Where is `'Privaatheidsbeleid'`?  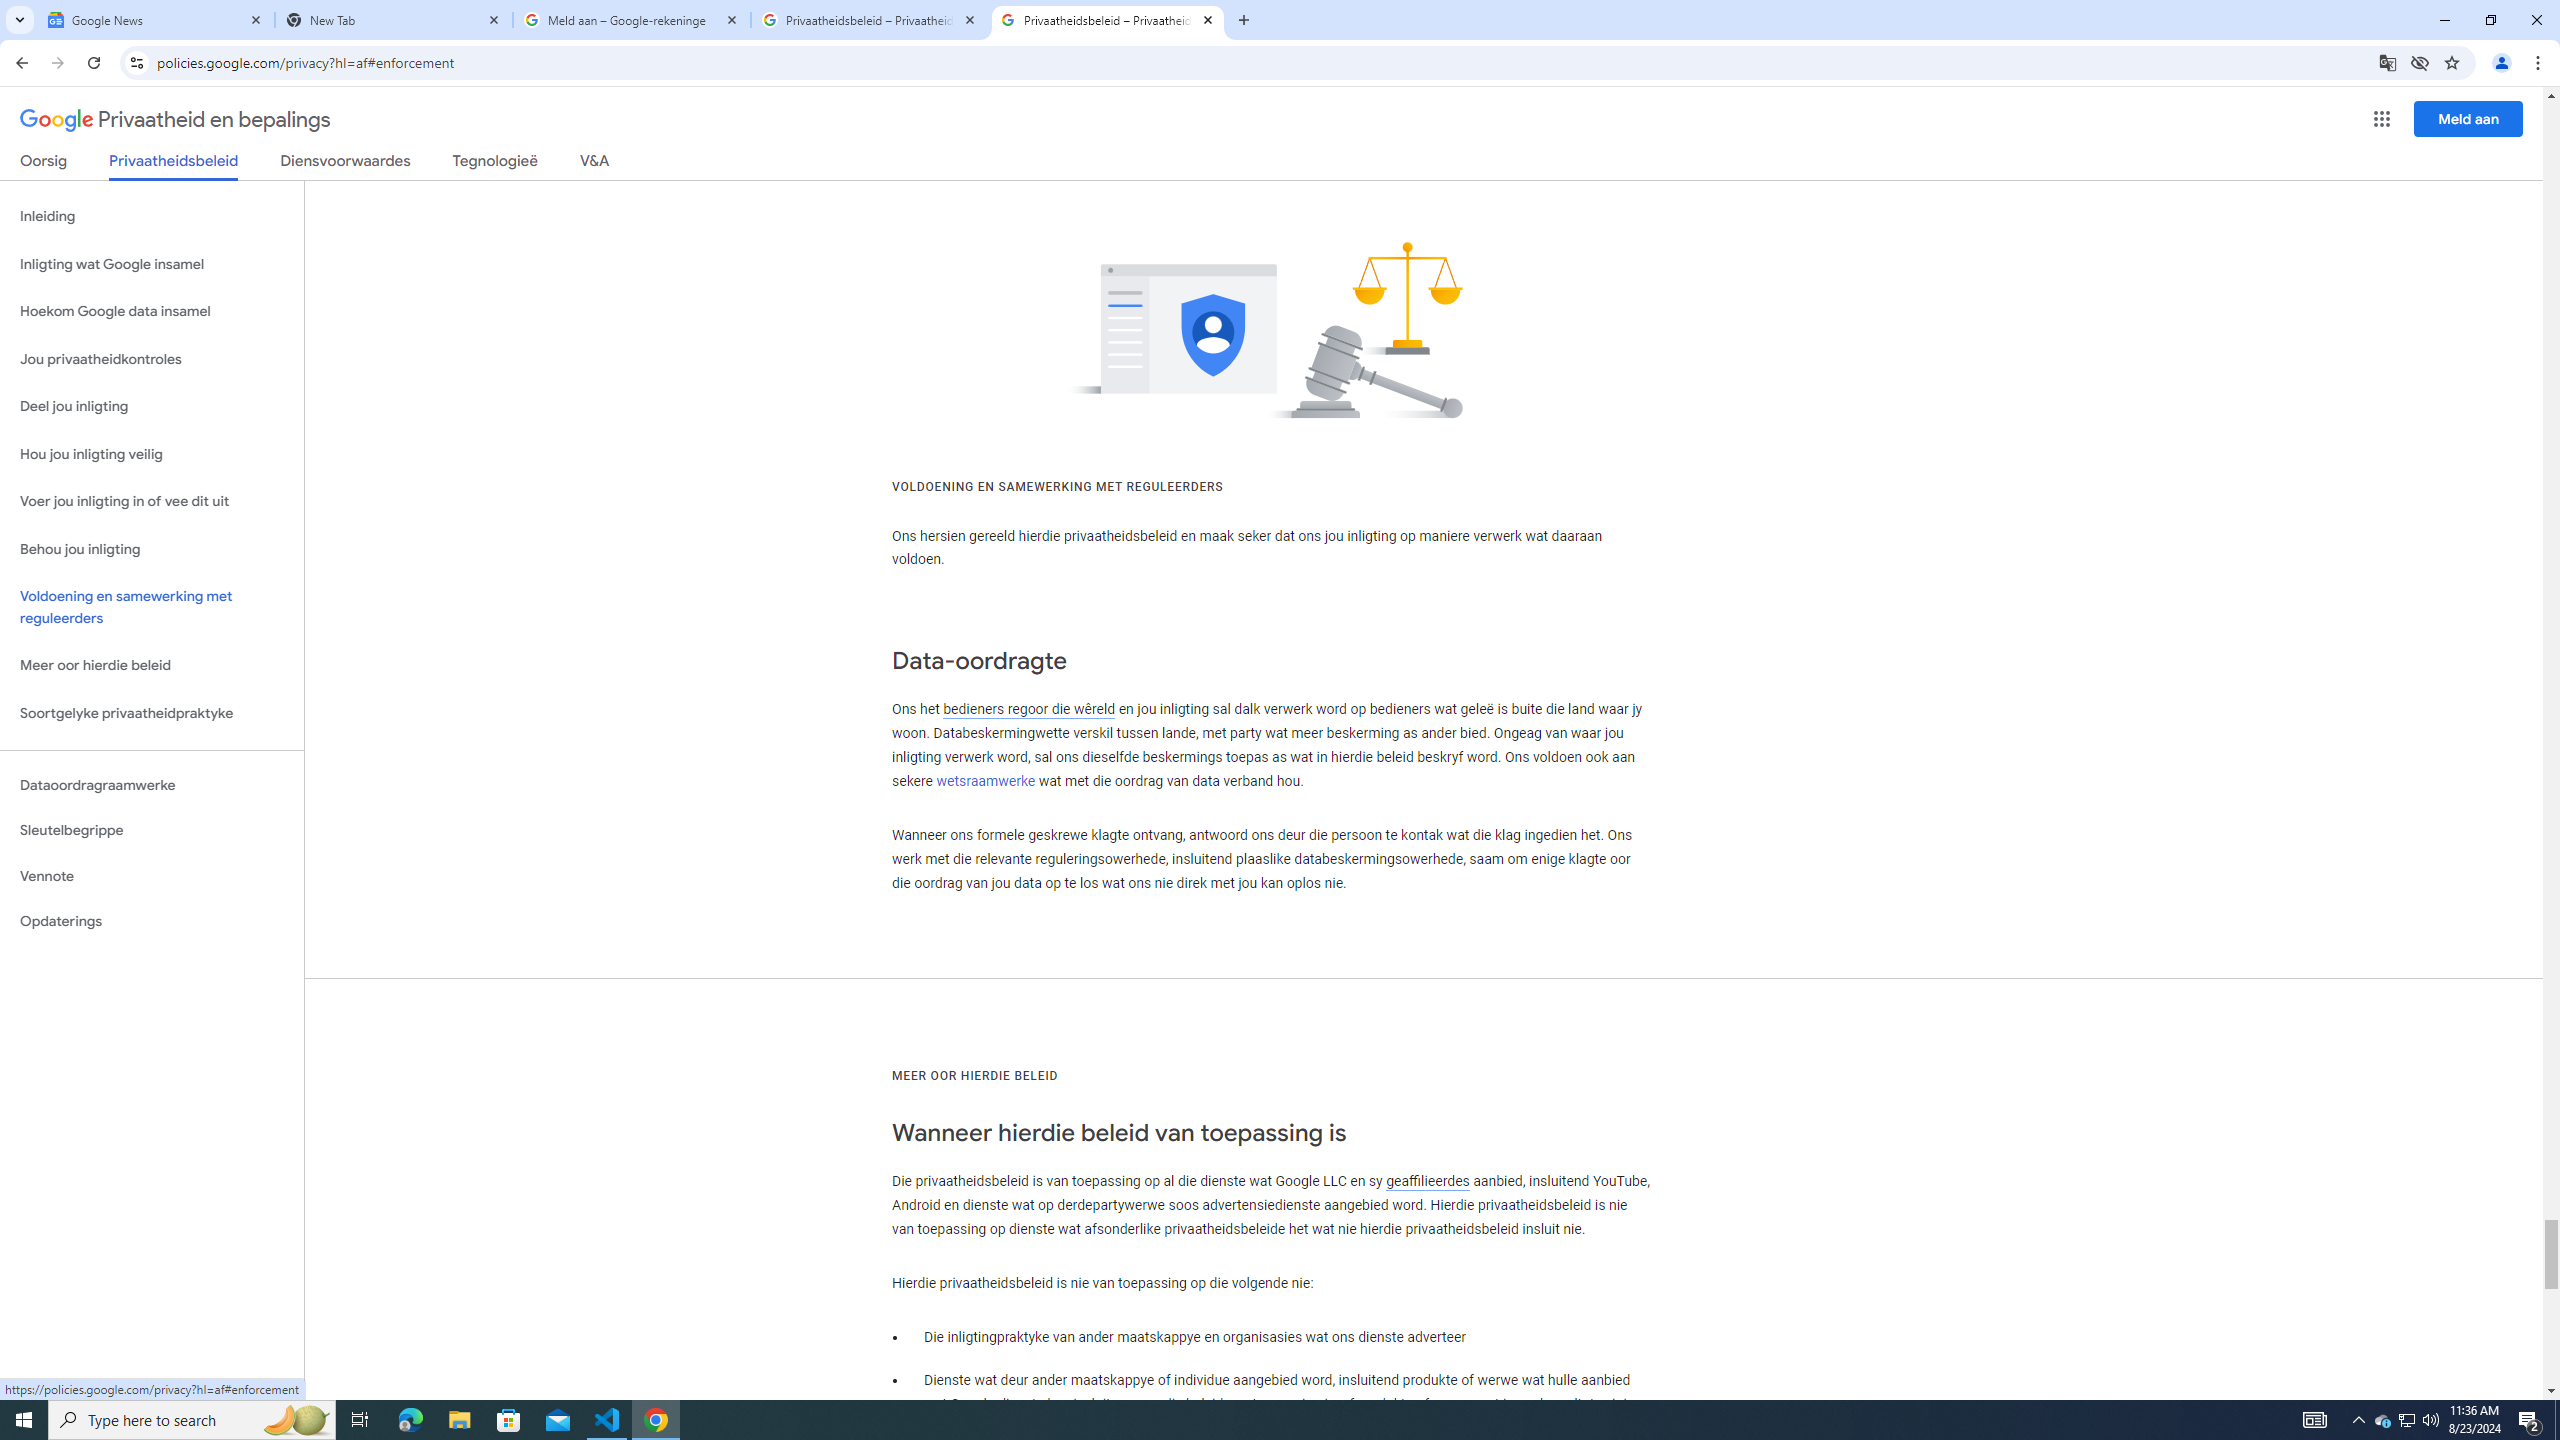
'Privaatheidsbeleid' is located at coordinates (174, 165).